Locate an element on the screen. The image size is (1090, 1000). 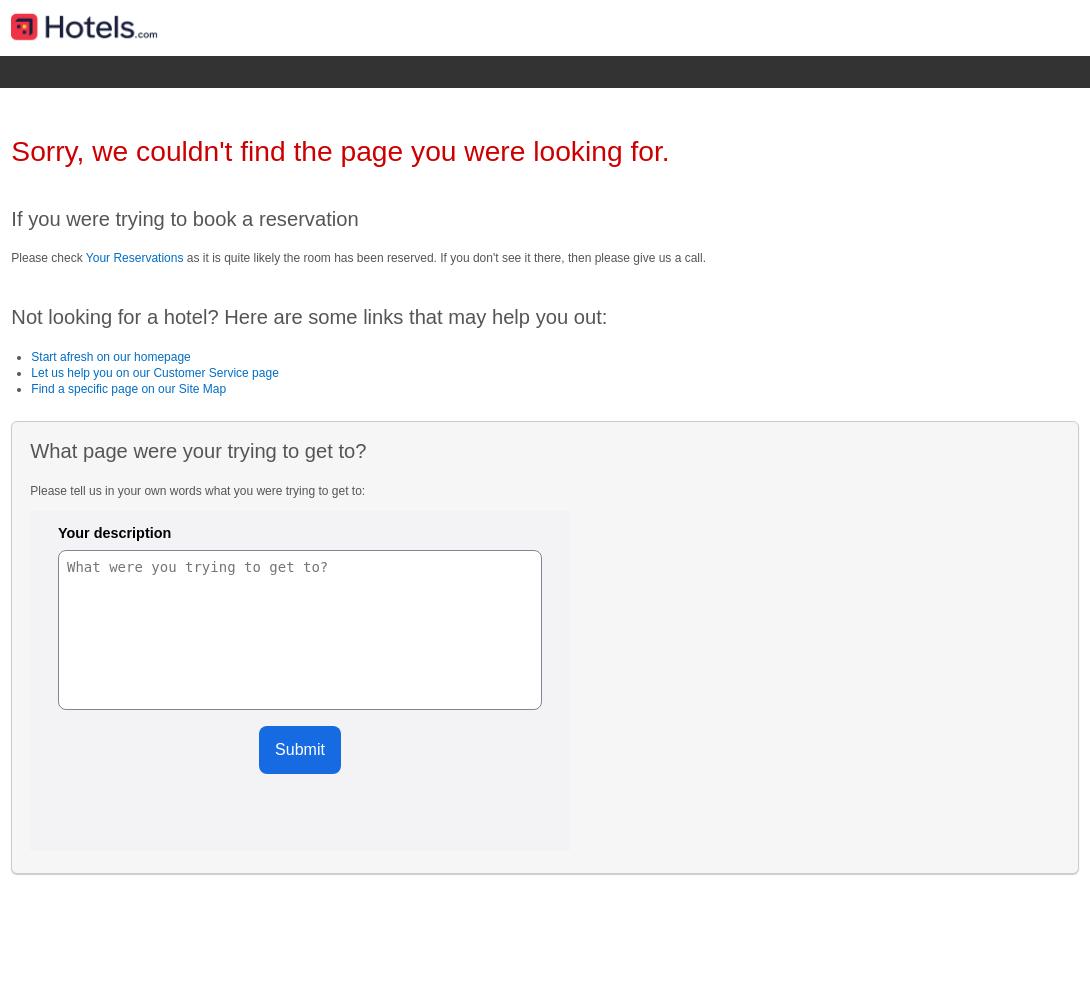
'Start afresh on our homepage' is located at coordinates (110, 355).